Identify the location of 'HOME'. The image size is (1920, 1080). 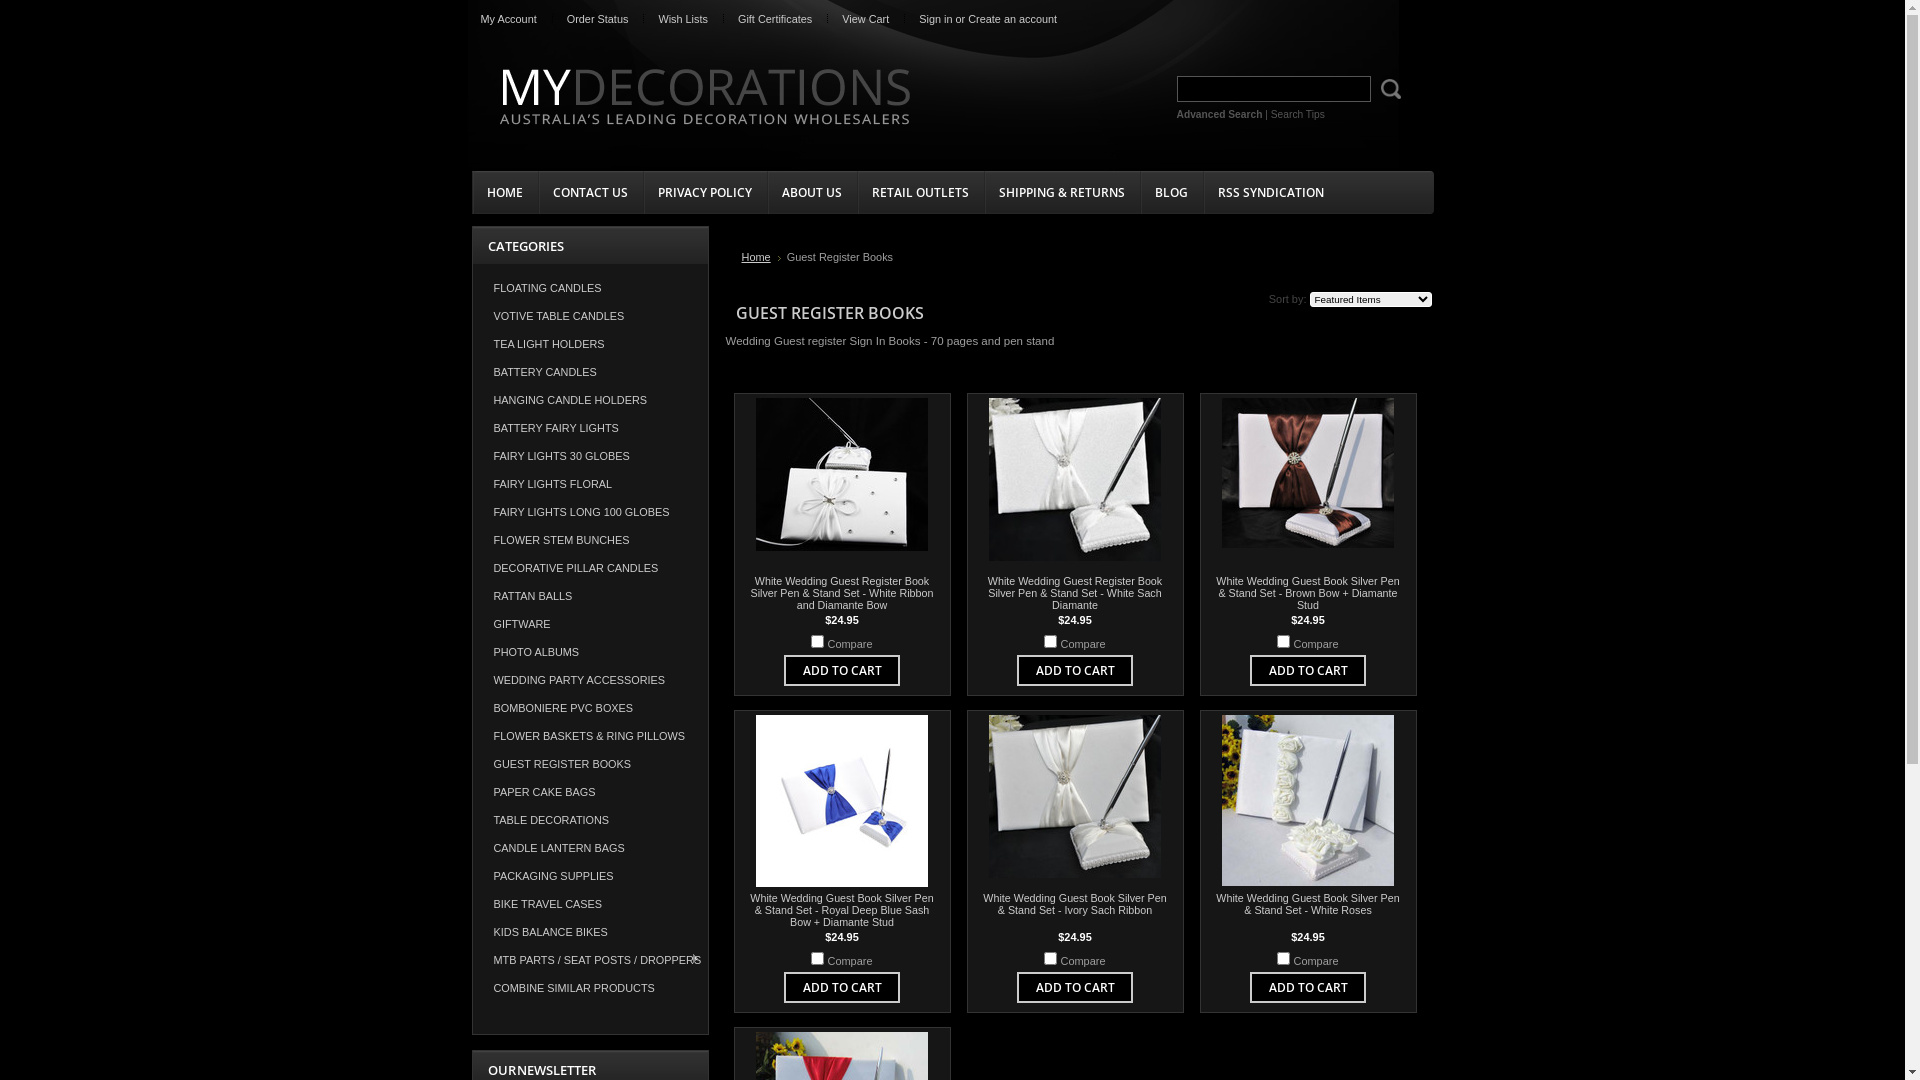
(504, 192).